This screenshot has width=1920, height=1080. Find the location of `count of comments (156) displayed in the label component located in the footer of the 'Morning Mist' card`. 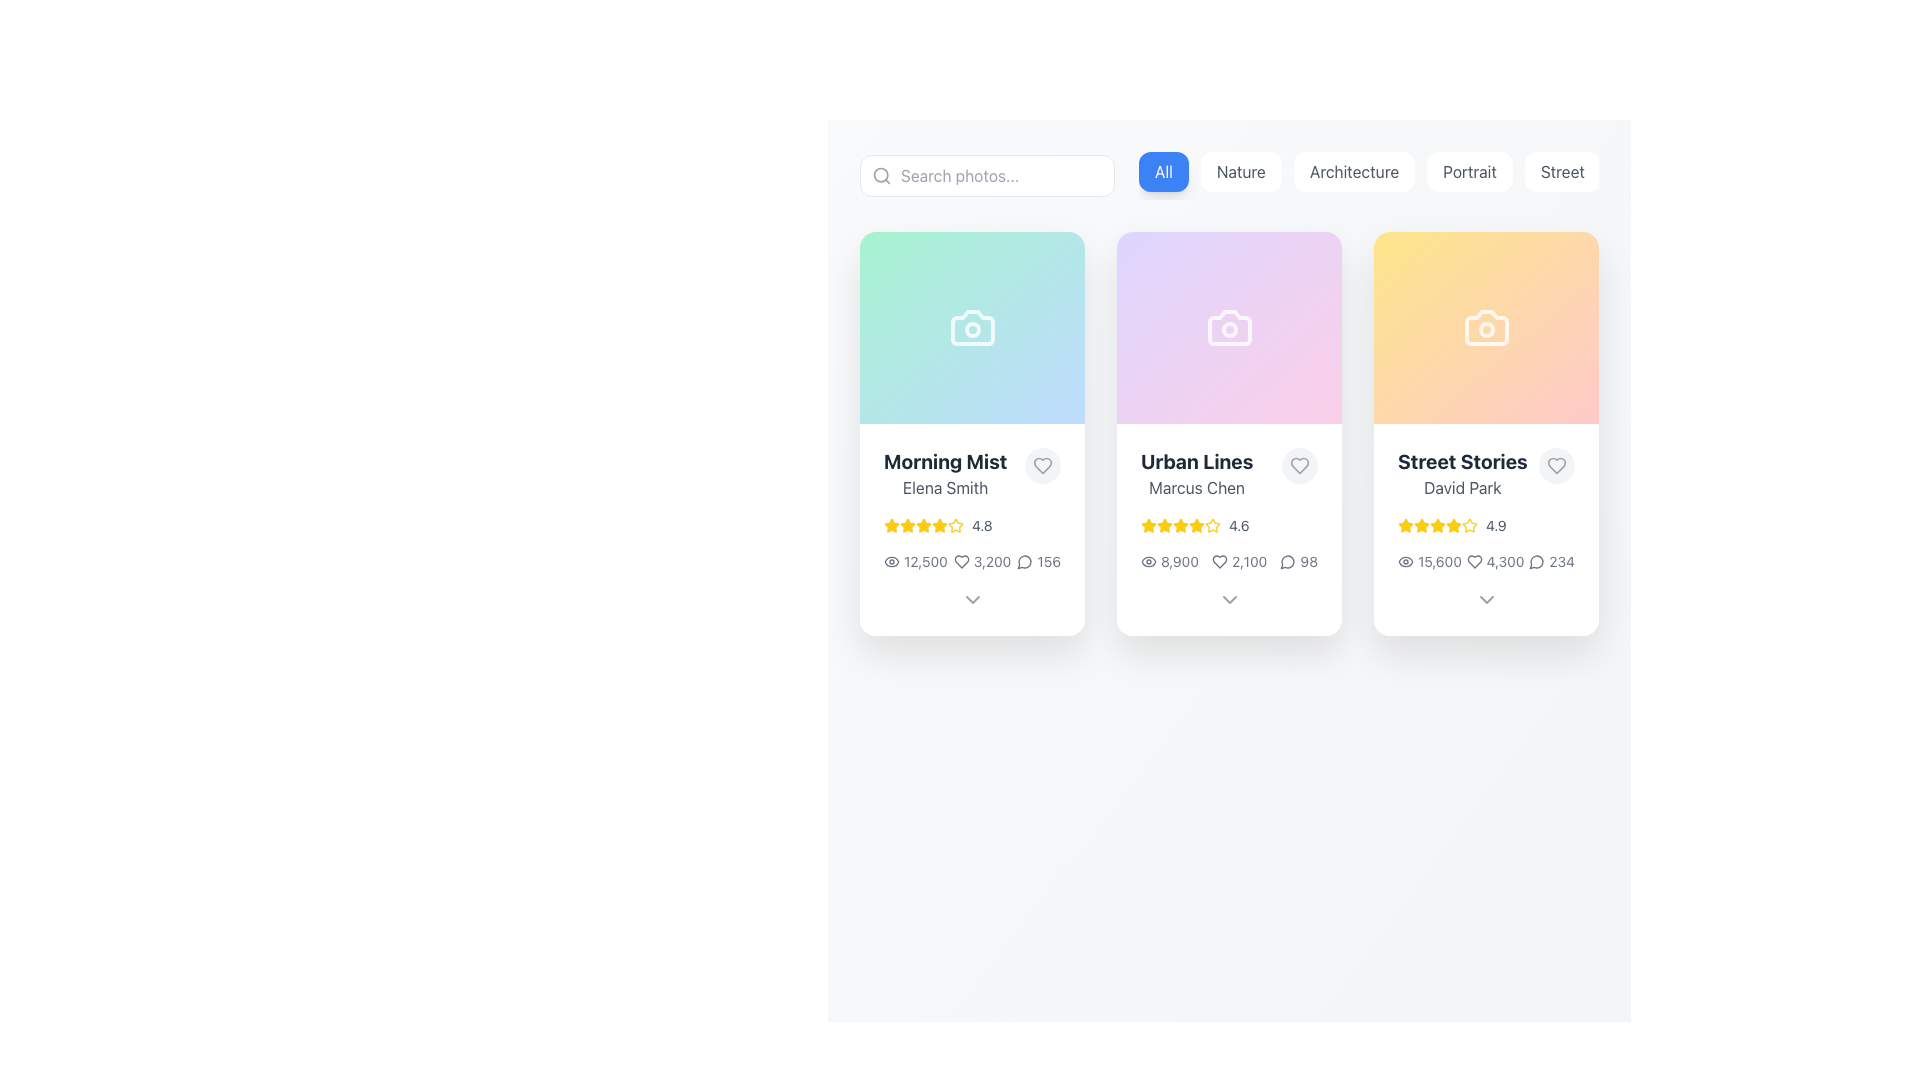

count of comments (156) displayed in the label component located in the footer of the 'Morning Mist' card is located at coordinates (1039, 562).